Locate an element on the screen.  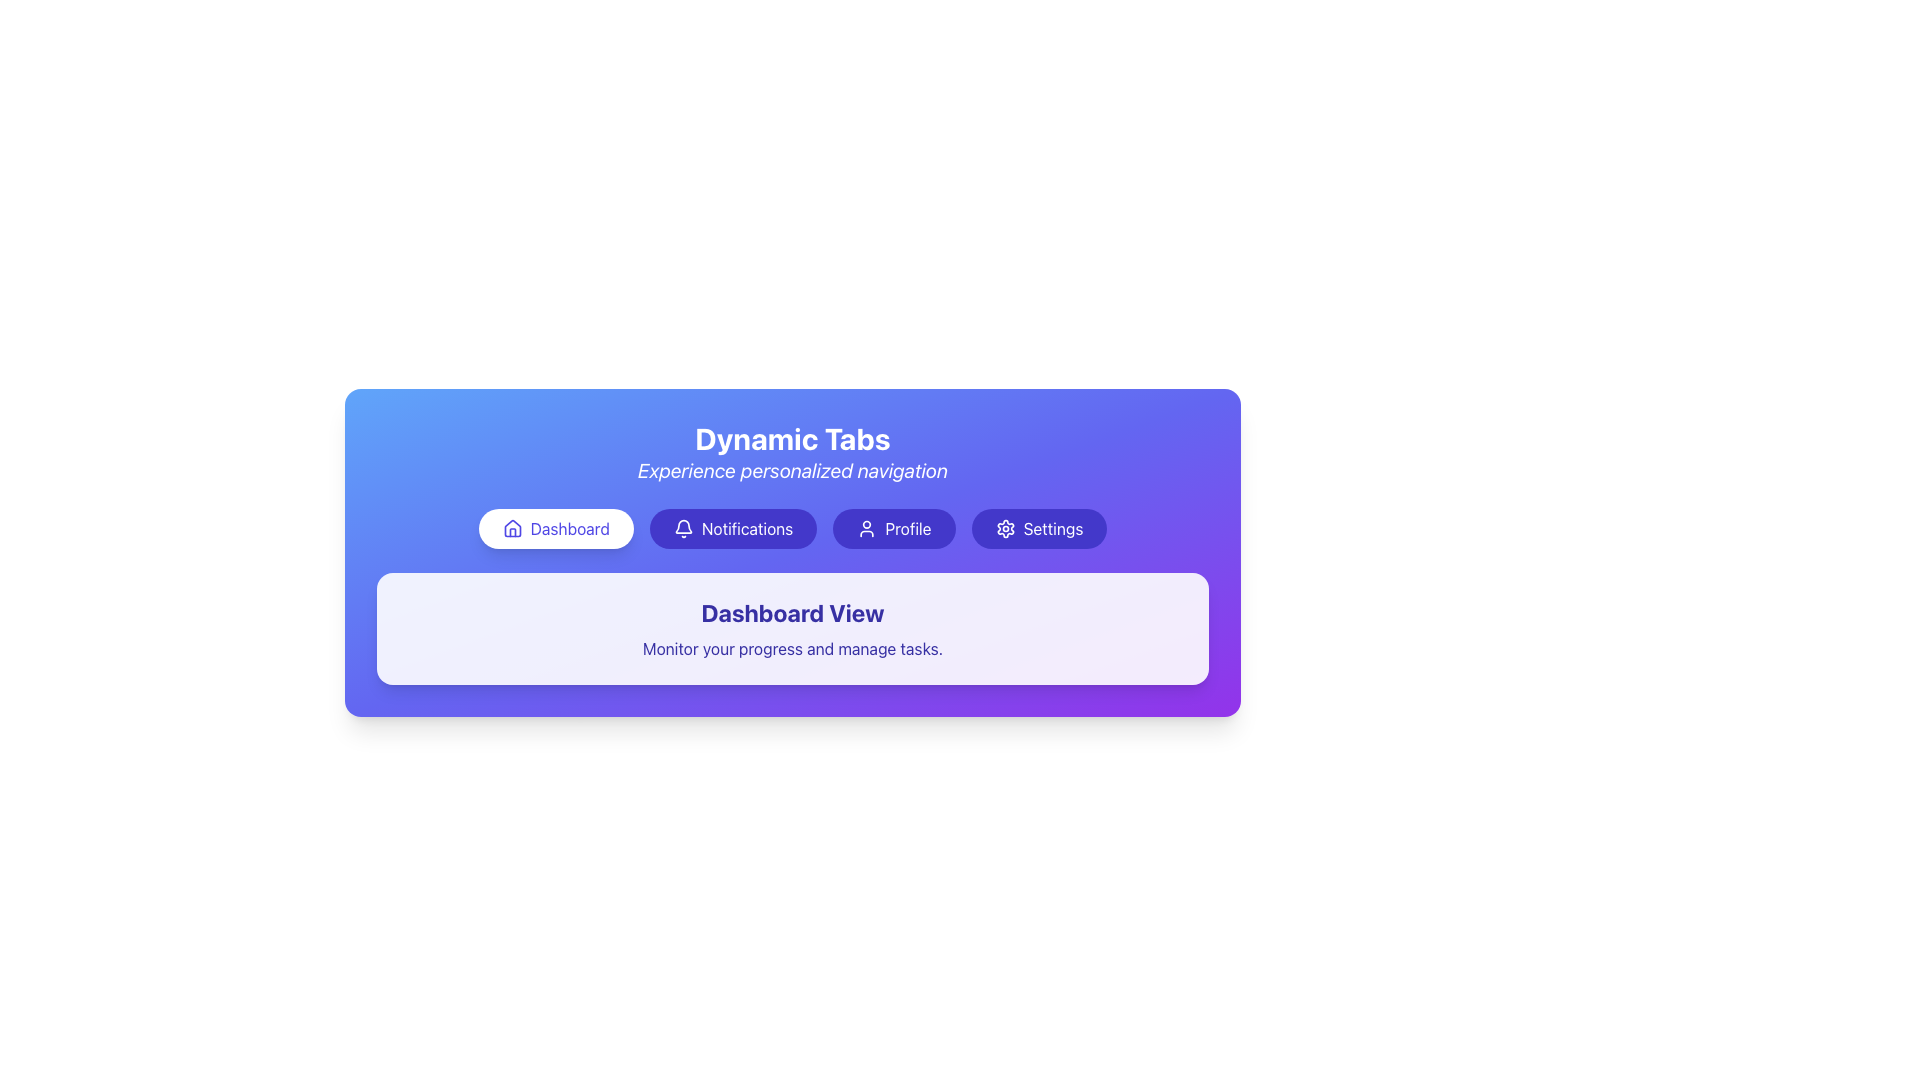
the non-interactive text label providing context for the 'Dashboard View' section, located below the 'Dashboard View' heading is located at coordinates (791, 648).